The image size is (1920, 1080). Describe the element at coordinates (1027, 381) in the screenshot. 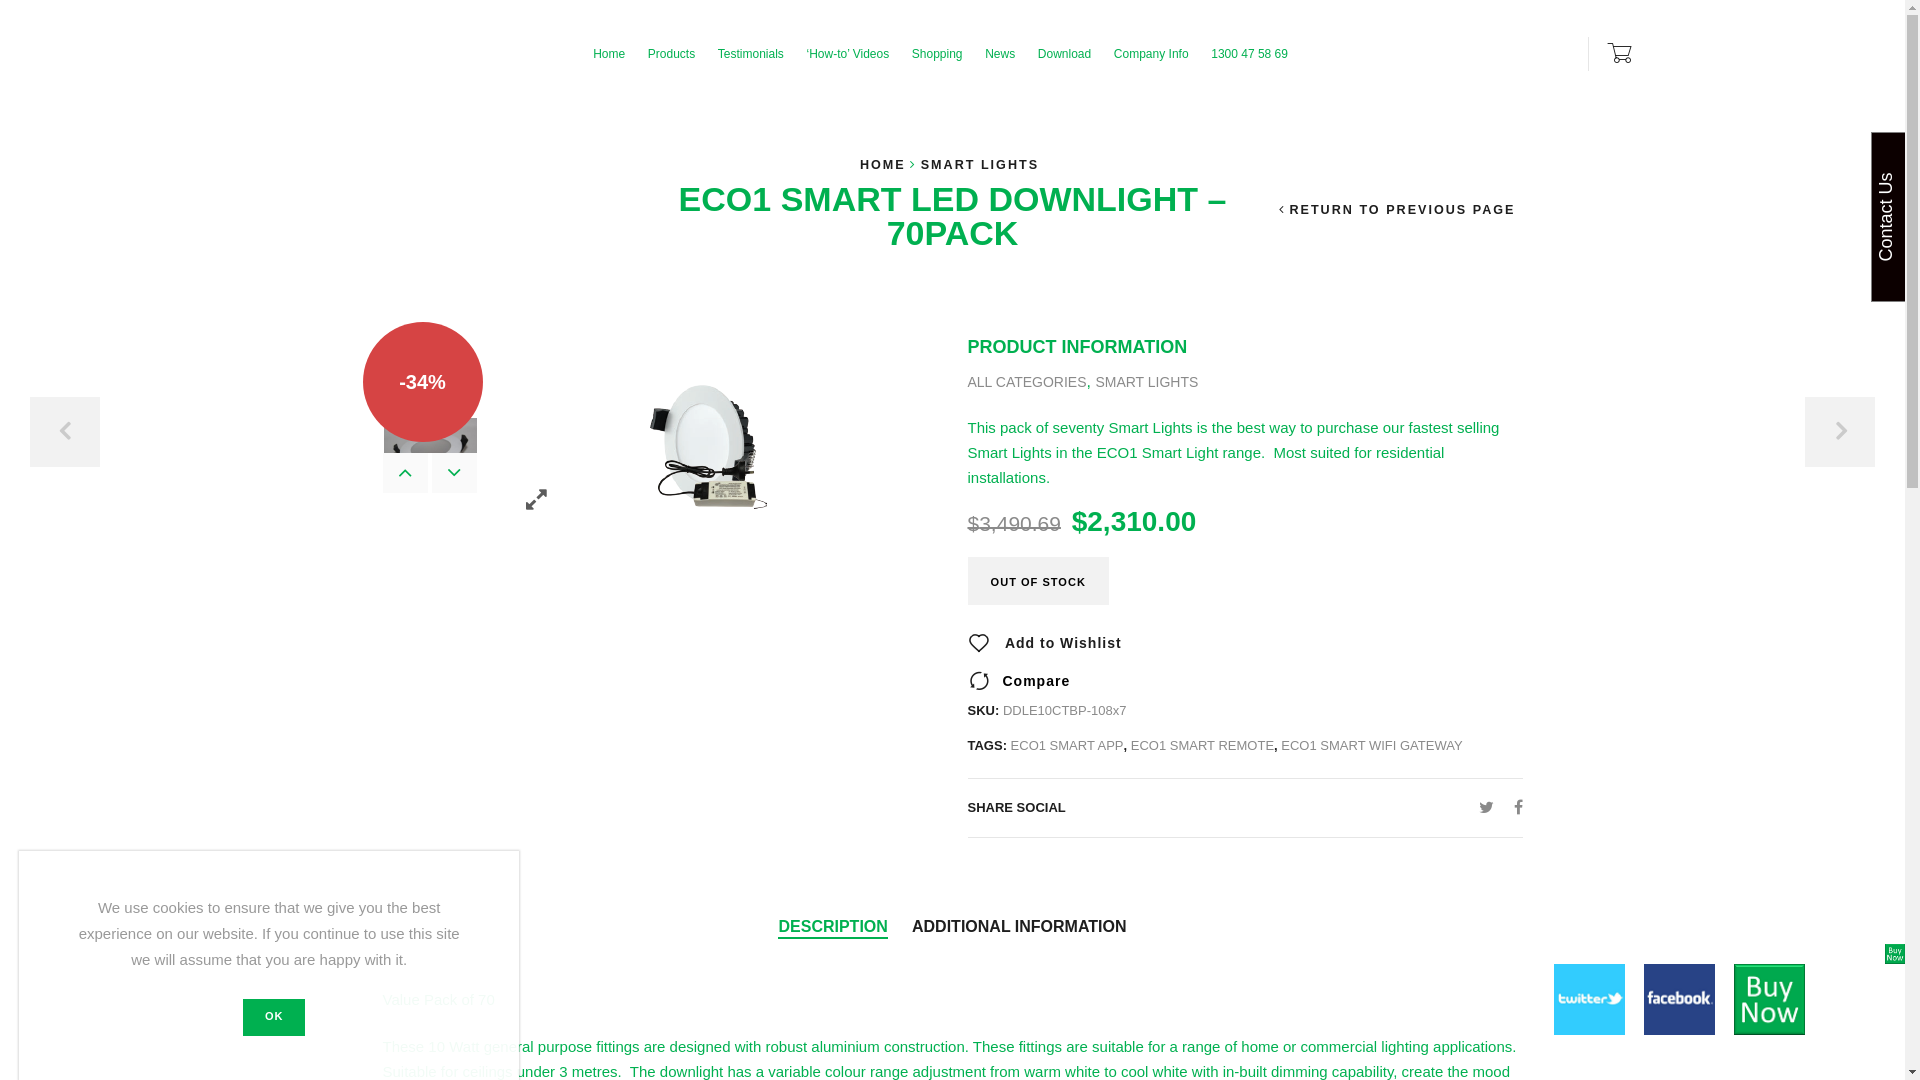

I see `'ALL CATEGORIES'` at that location.